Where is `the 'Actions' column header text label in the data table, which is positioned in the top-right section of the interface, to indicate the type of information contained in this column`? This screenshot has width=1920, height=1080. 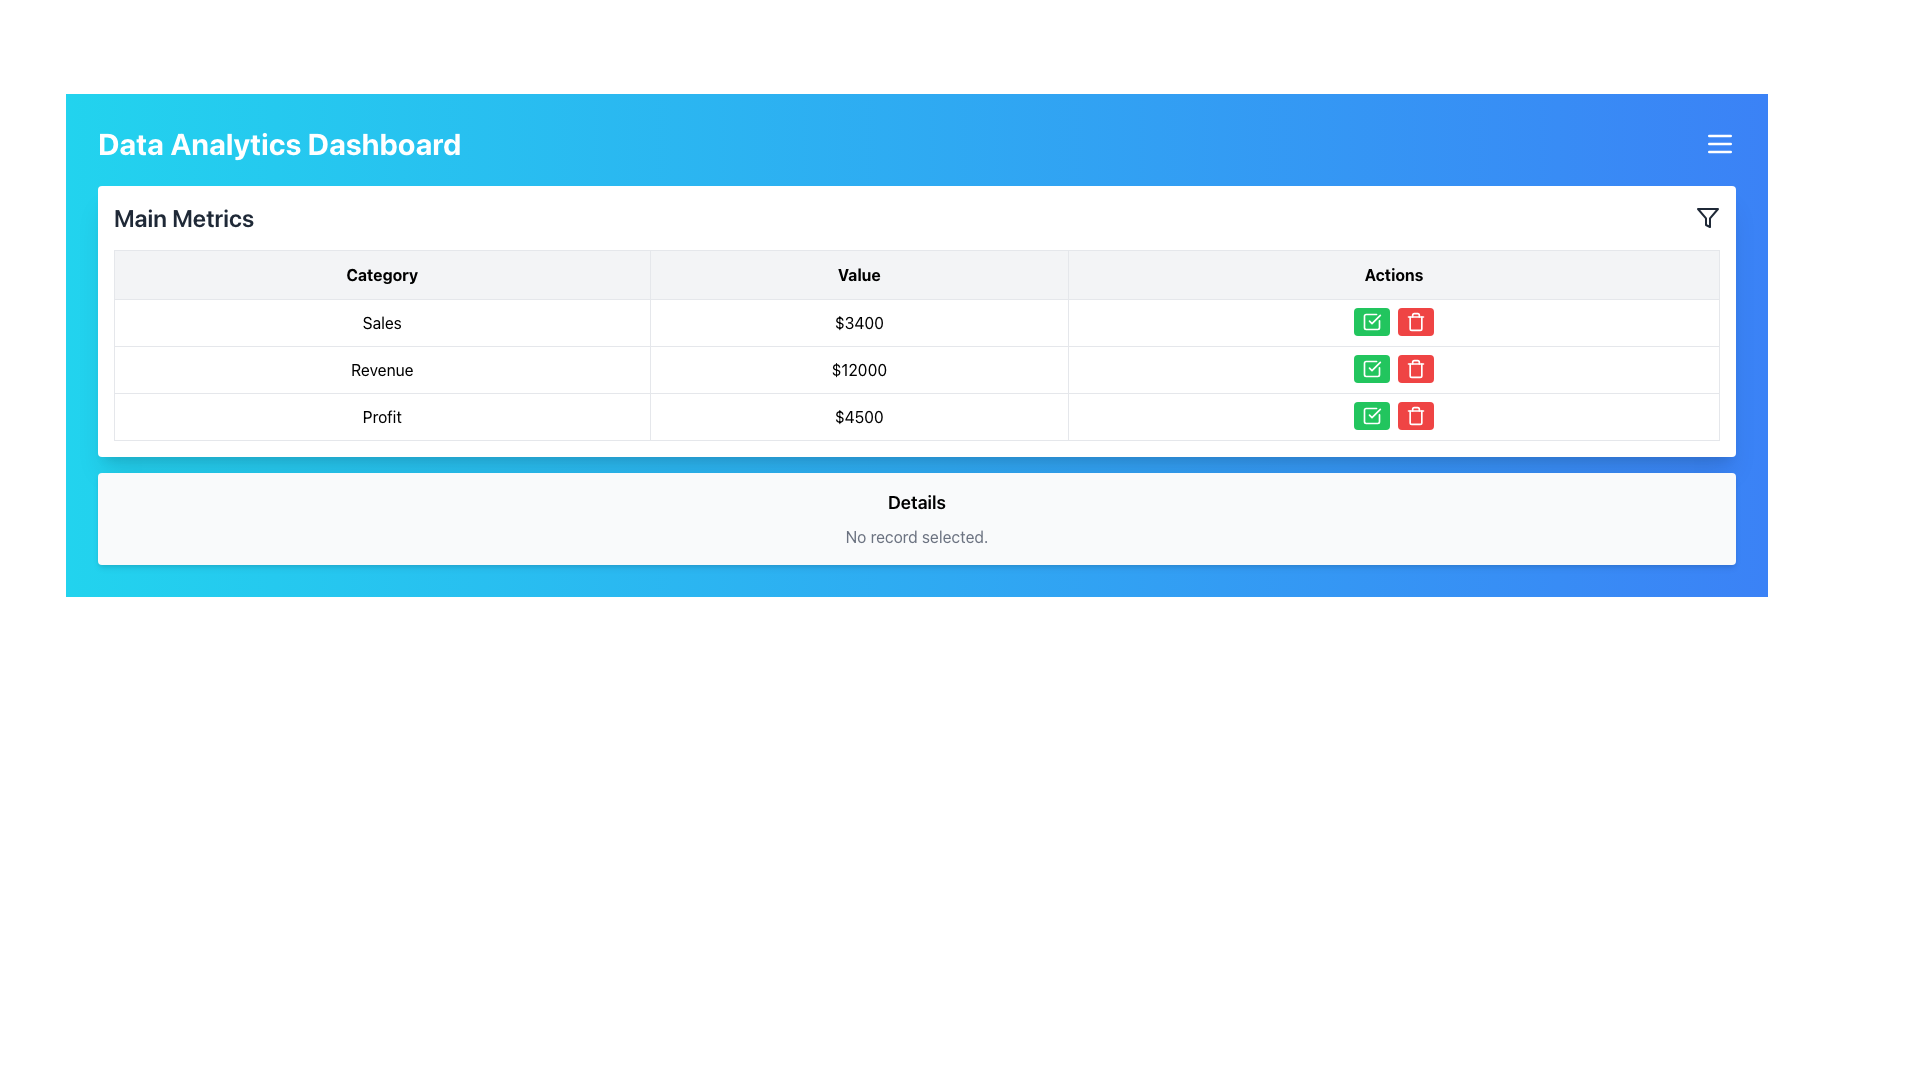 the 'Actions' column header text label in the data table, which is positioned in the top-right section of the interface, to indicate the type of information contained in this column is located at coordinates (1393, 274).